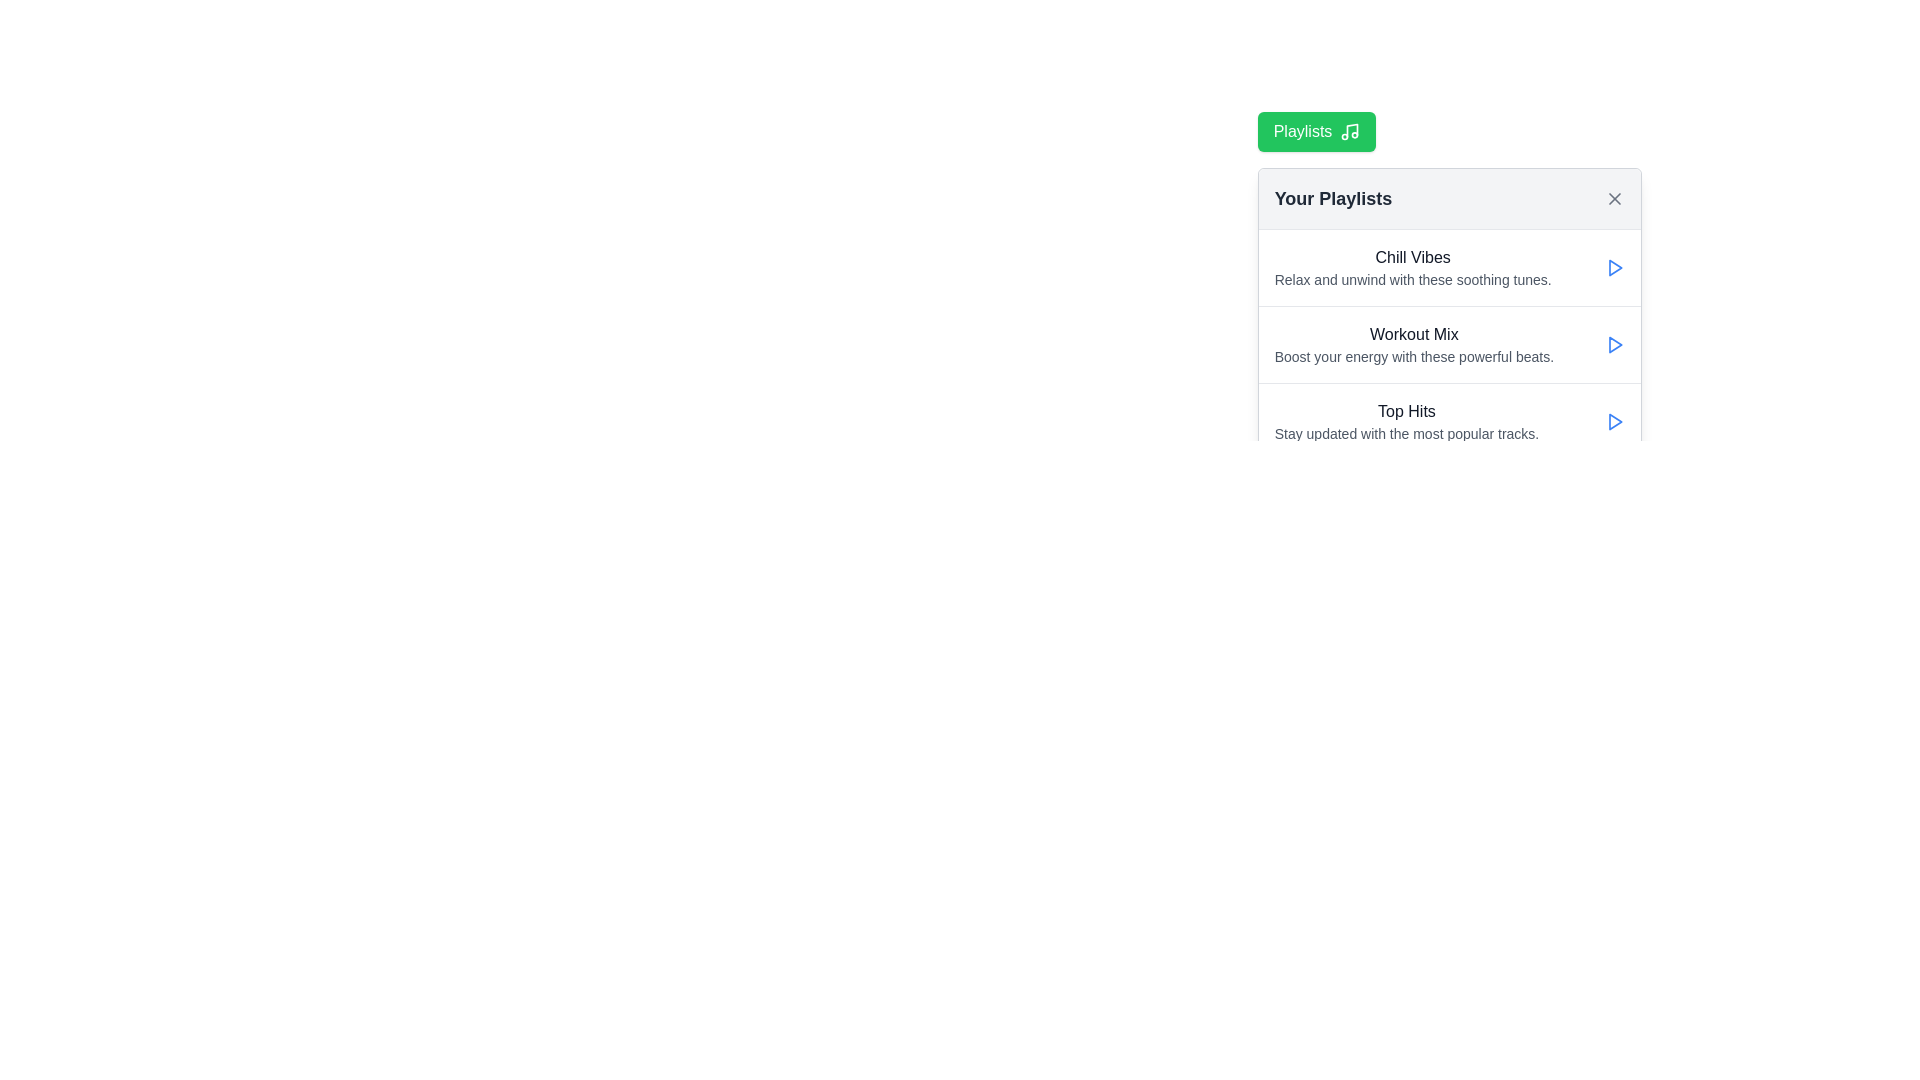 The height and width of the screenshot is (1080, 1920). I want to click on the green 'Playlists' button with a music note icon located at the top-left of the playlist-themed popup dialog, so click(1316, 131).